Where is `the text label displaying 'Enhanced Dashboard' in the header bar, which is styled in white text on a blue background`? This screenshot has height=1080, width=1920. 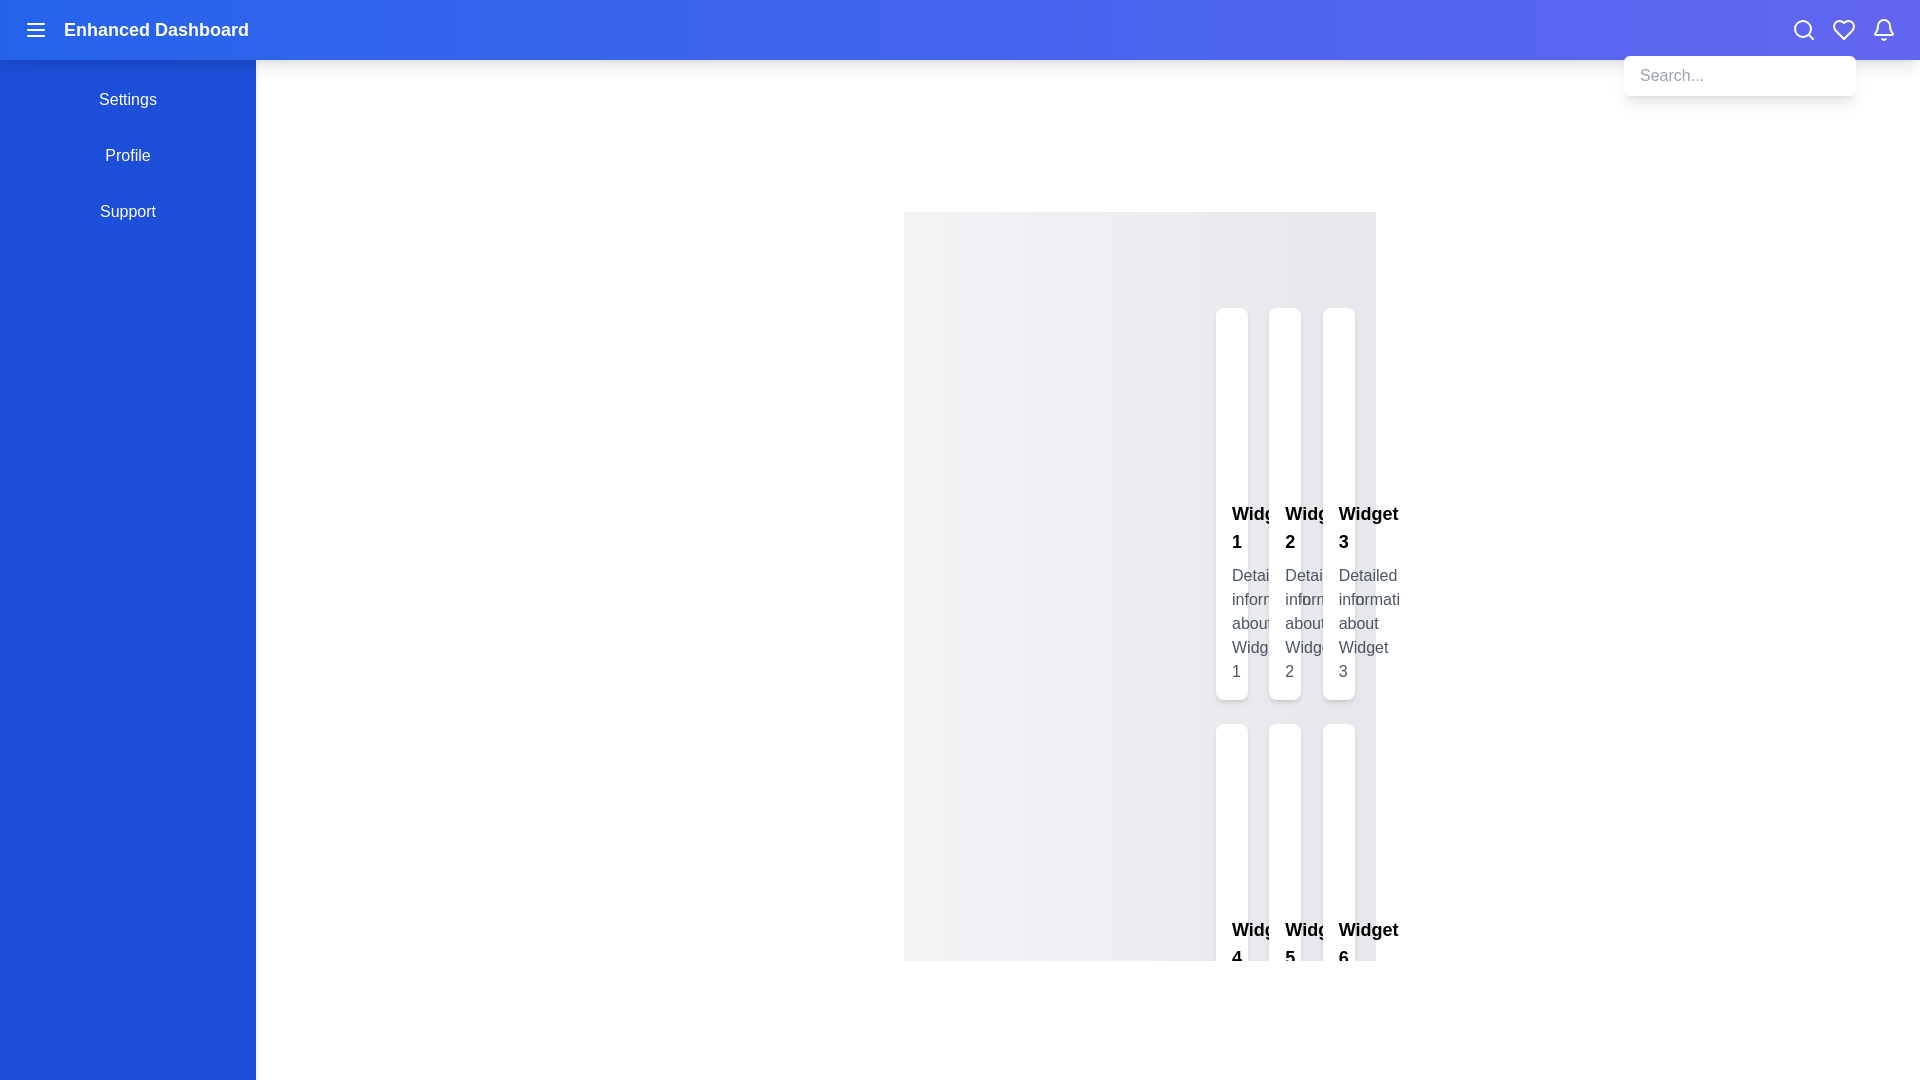
the text label displaying 'Enhanced Dashboard' in the header bar, which is styled in white text on a blue background is located at coordinates (155, 30).